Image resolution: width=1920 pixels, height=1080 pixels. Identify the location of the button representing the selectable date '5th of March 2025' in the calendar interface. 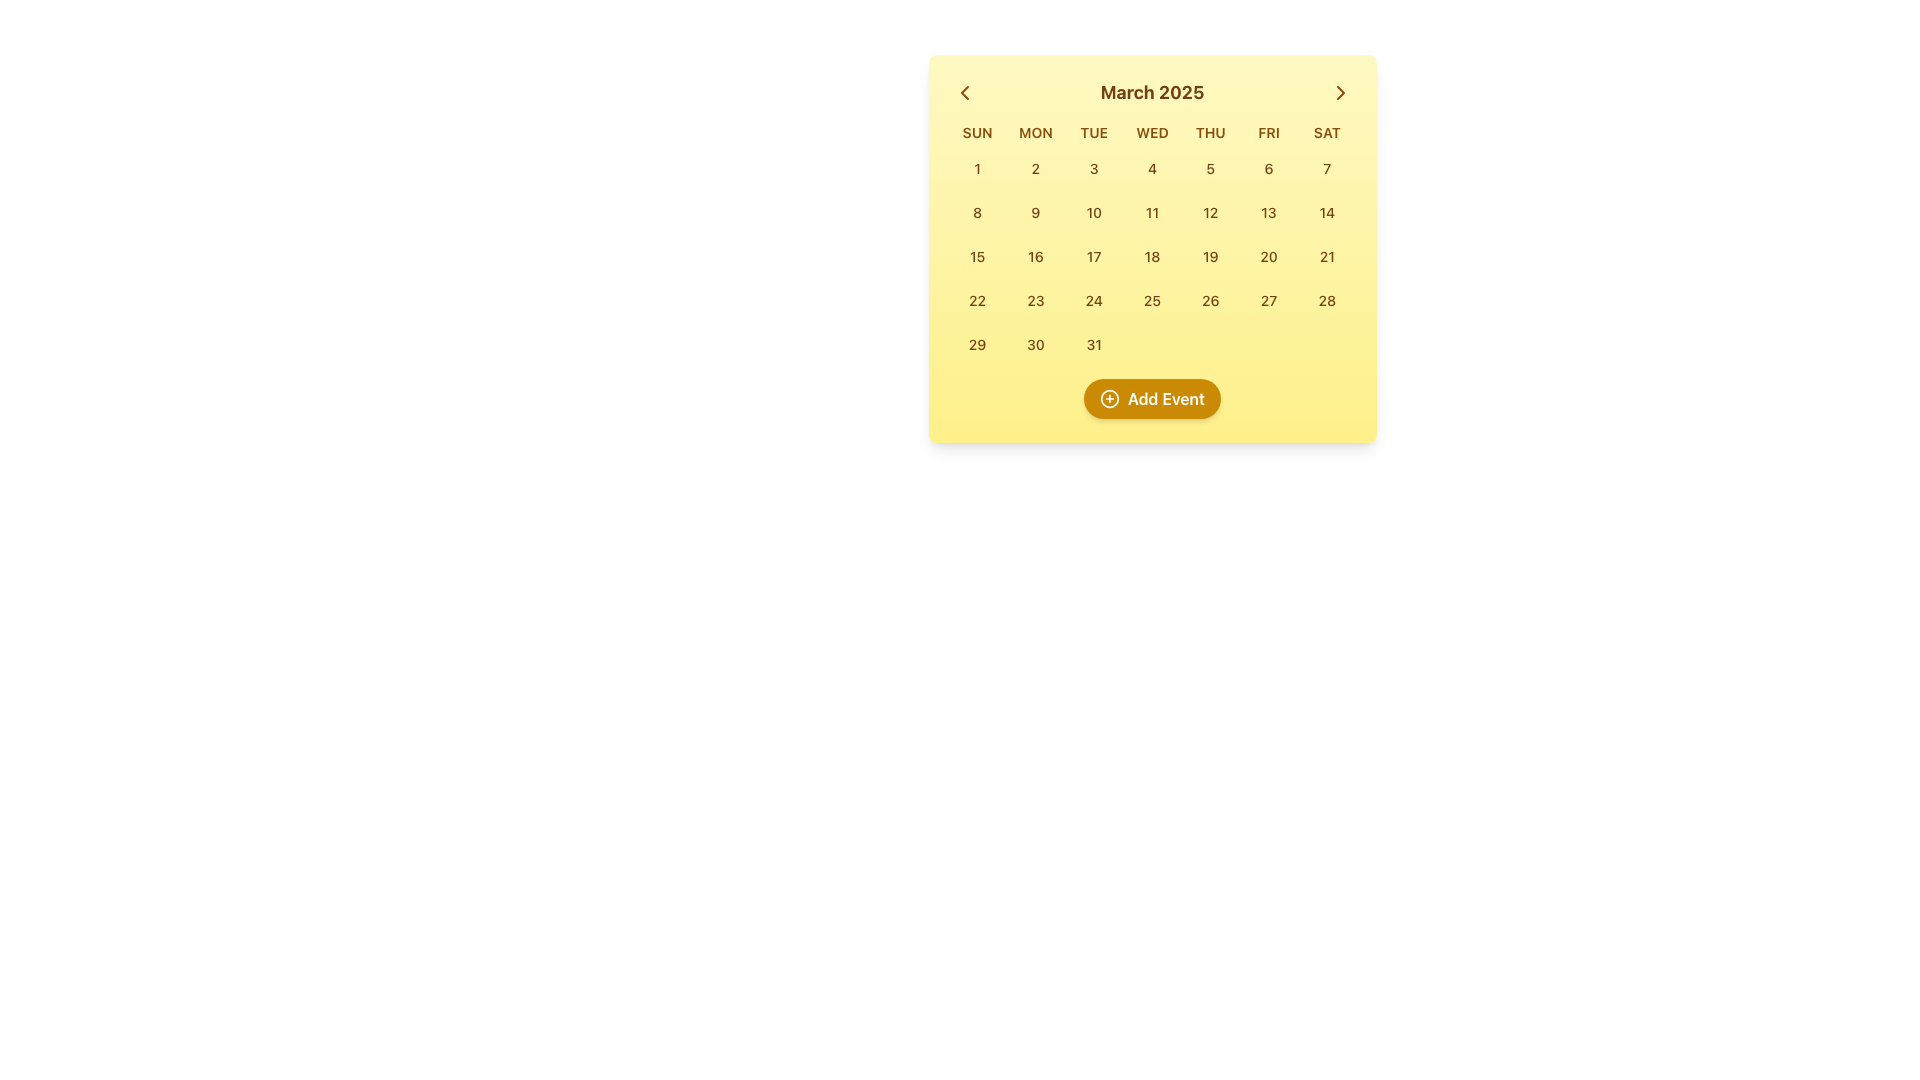
(1209, 168).